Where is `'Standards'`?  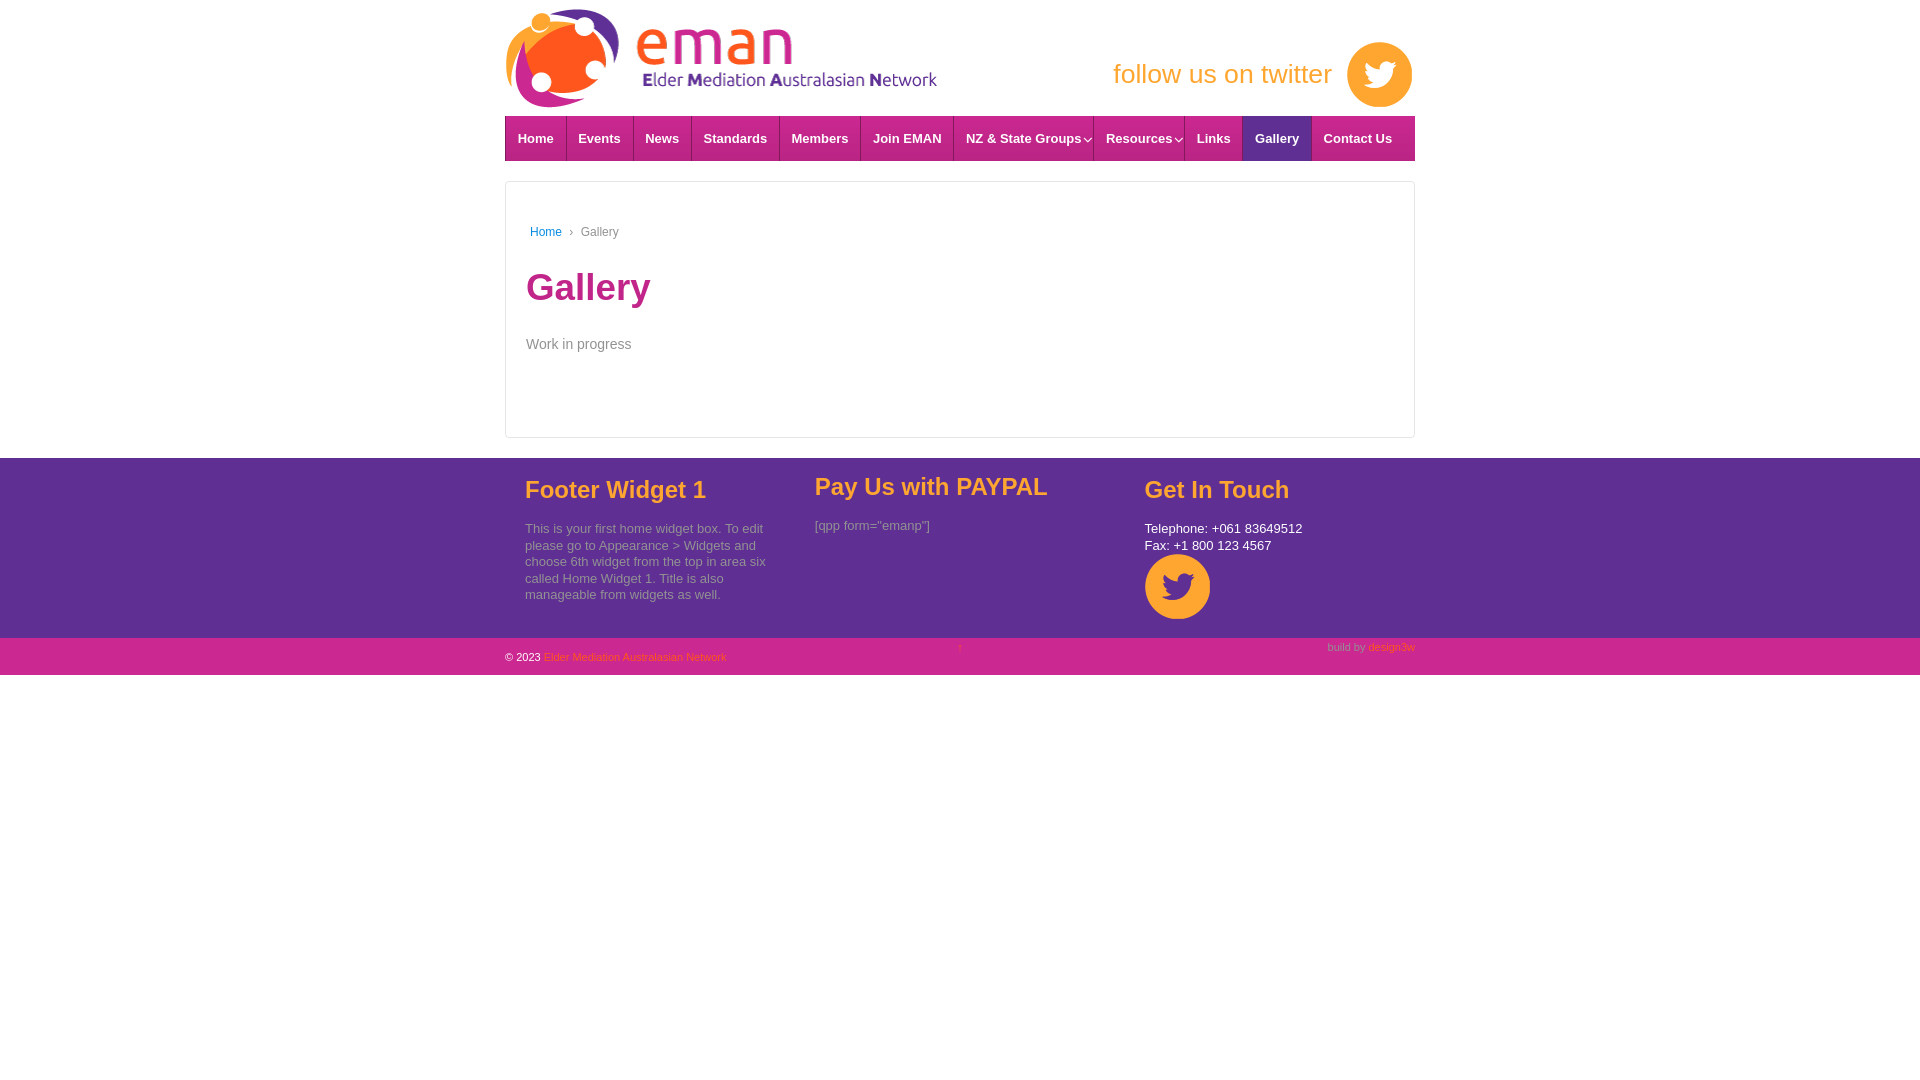
'Standards' is located at coordinates (733, 137).